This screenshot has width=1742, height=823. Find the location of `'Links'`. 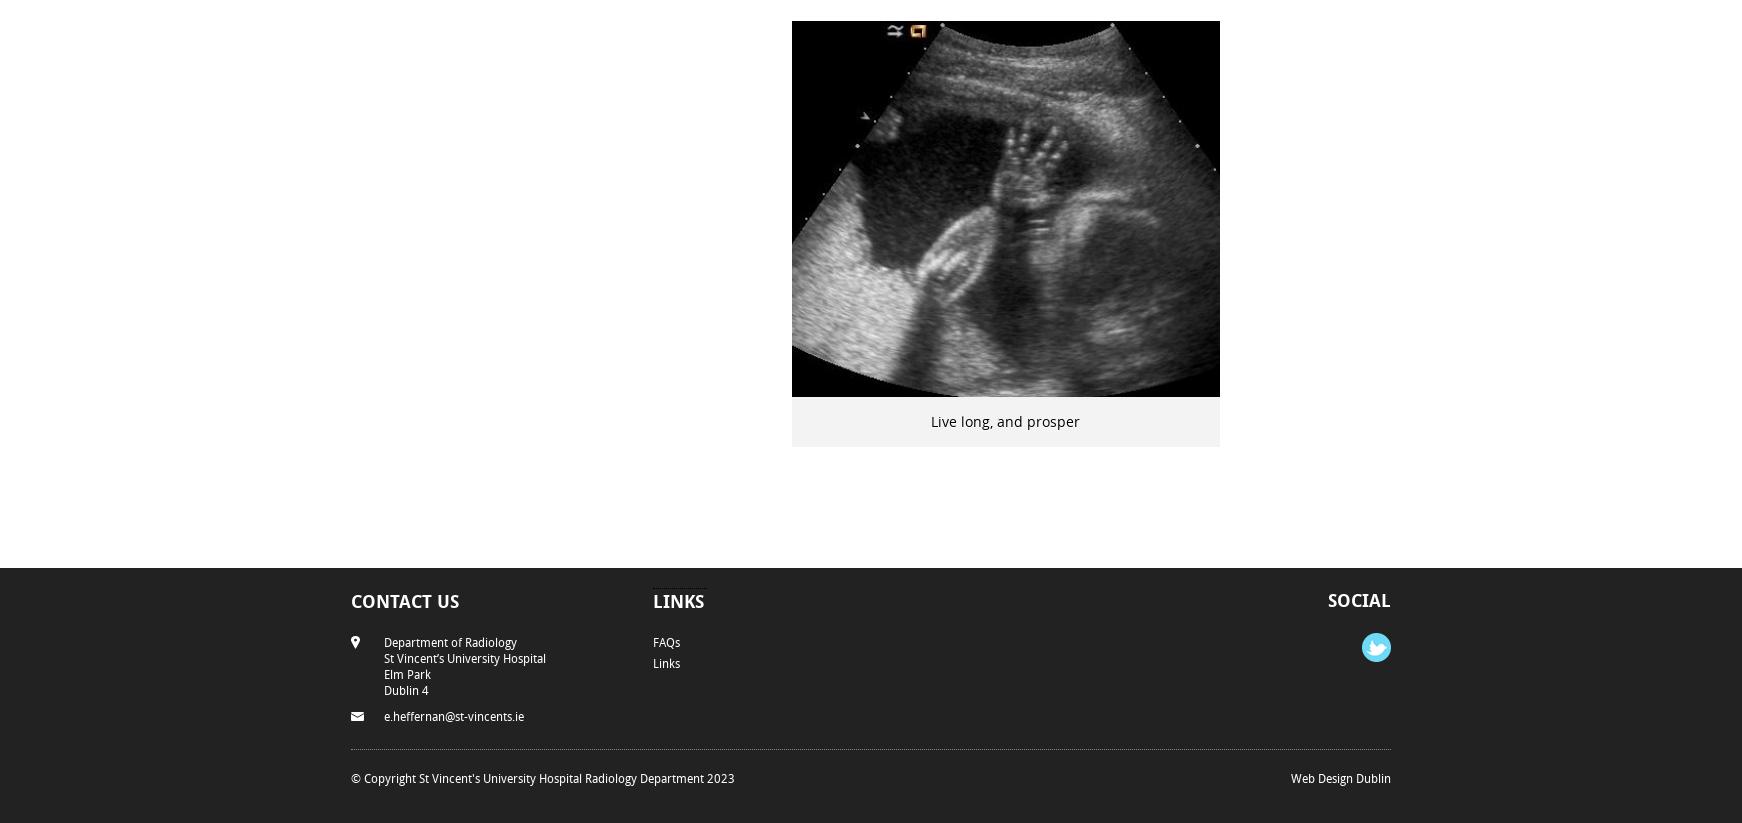

'Links' is located at coordinates (677, 599).